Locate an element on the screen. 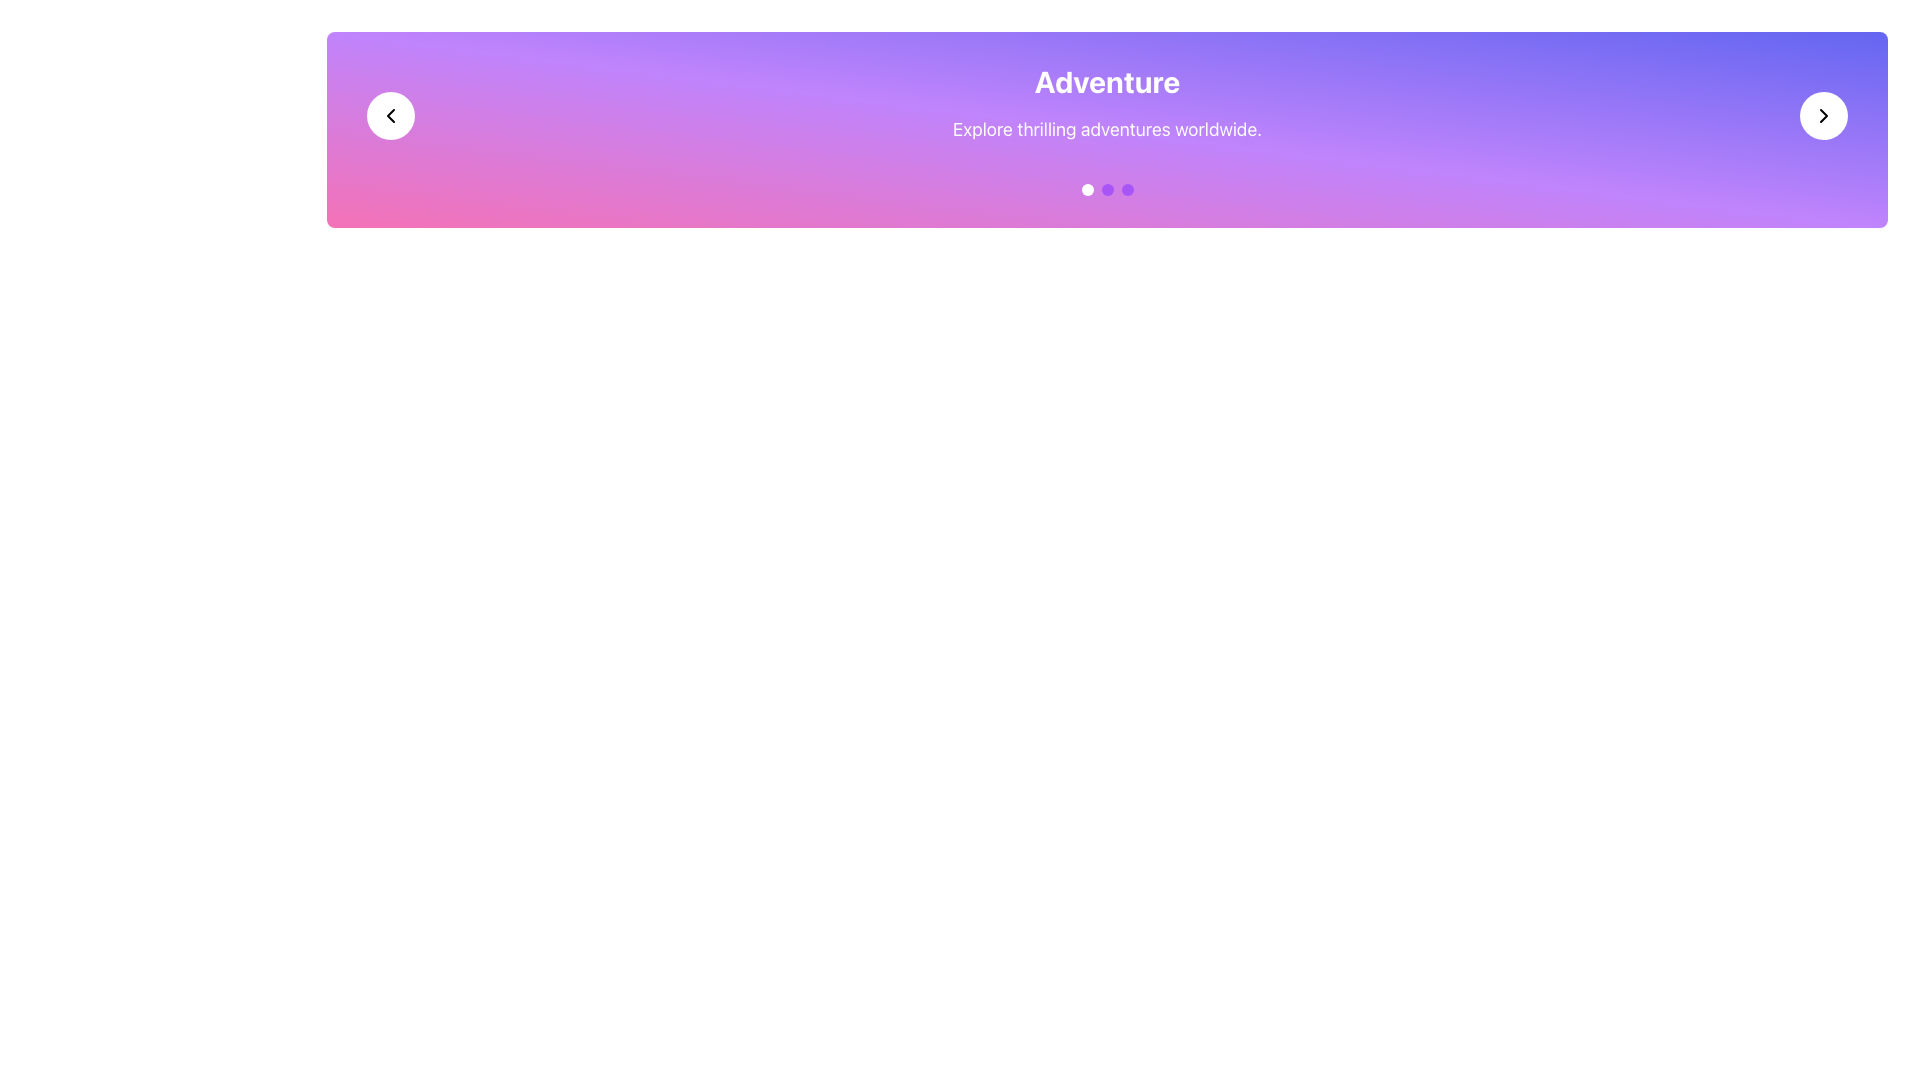 The image size is (1920, 1080). the chevron icon pointing to the right located within the rightmost circular button at the top section of the interface is located at coordinates (1824, 115).